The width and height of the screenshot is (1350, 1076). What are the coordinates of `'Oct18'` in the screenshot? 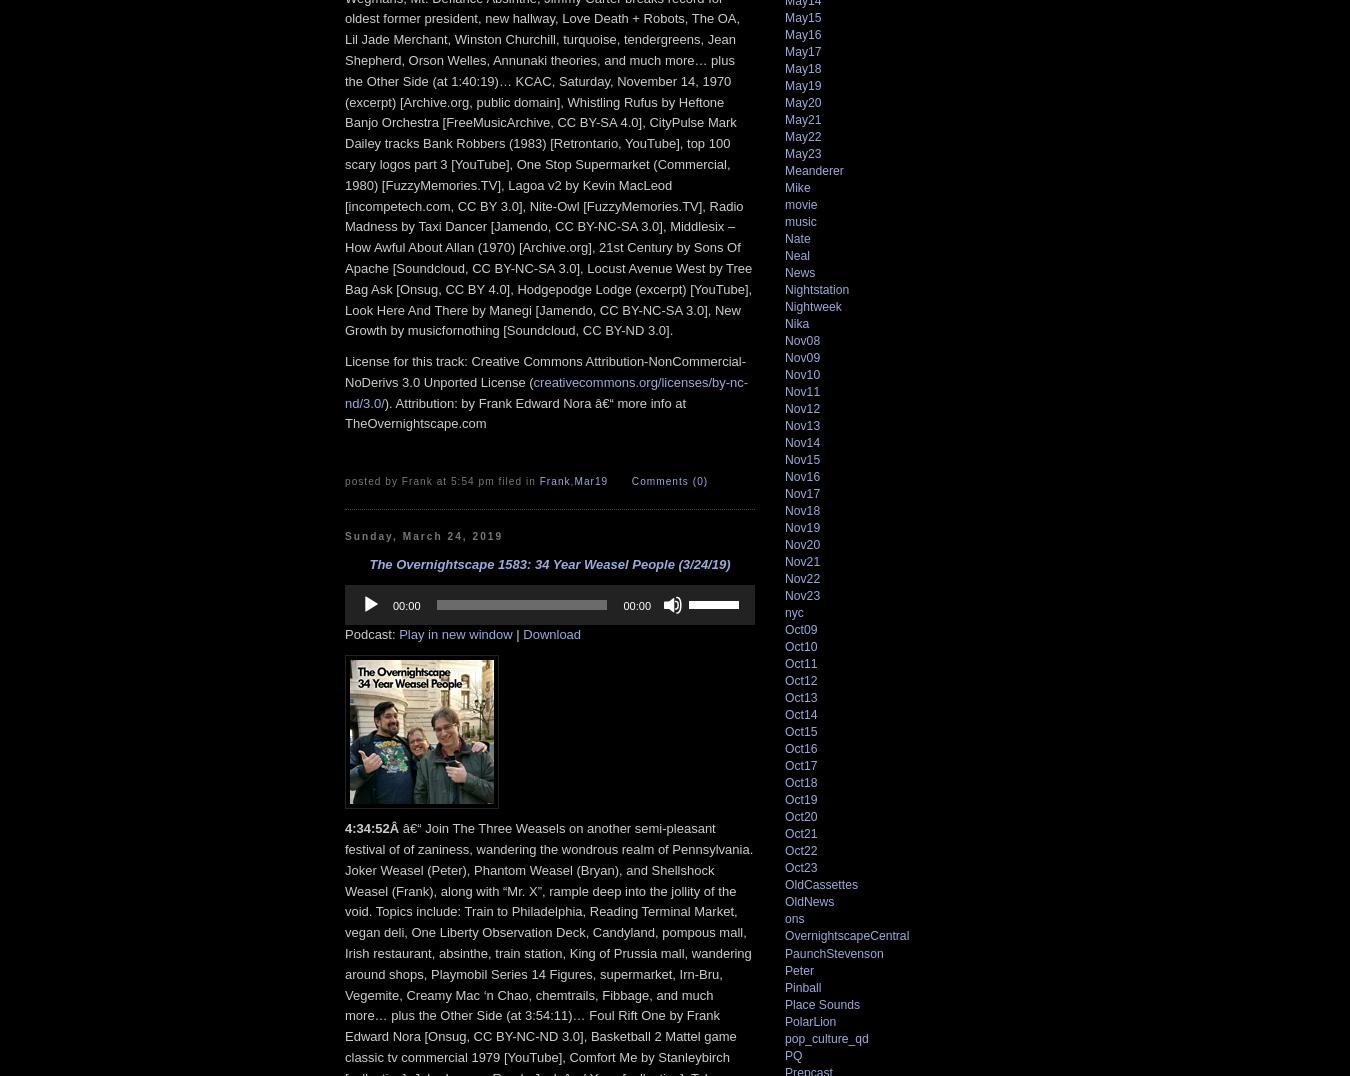 It's located at (784, 783).